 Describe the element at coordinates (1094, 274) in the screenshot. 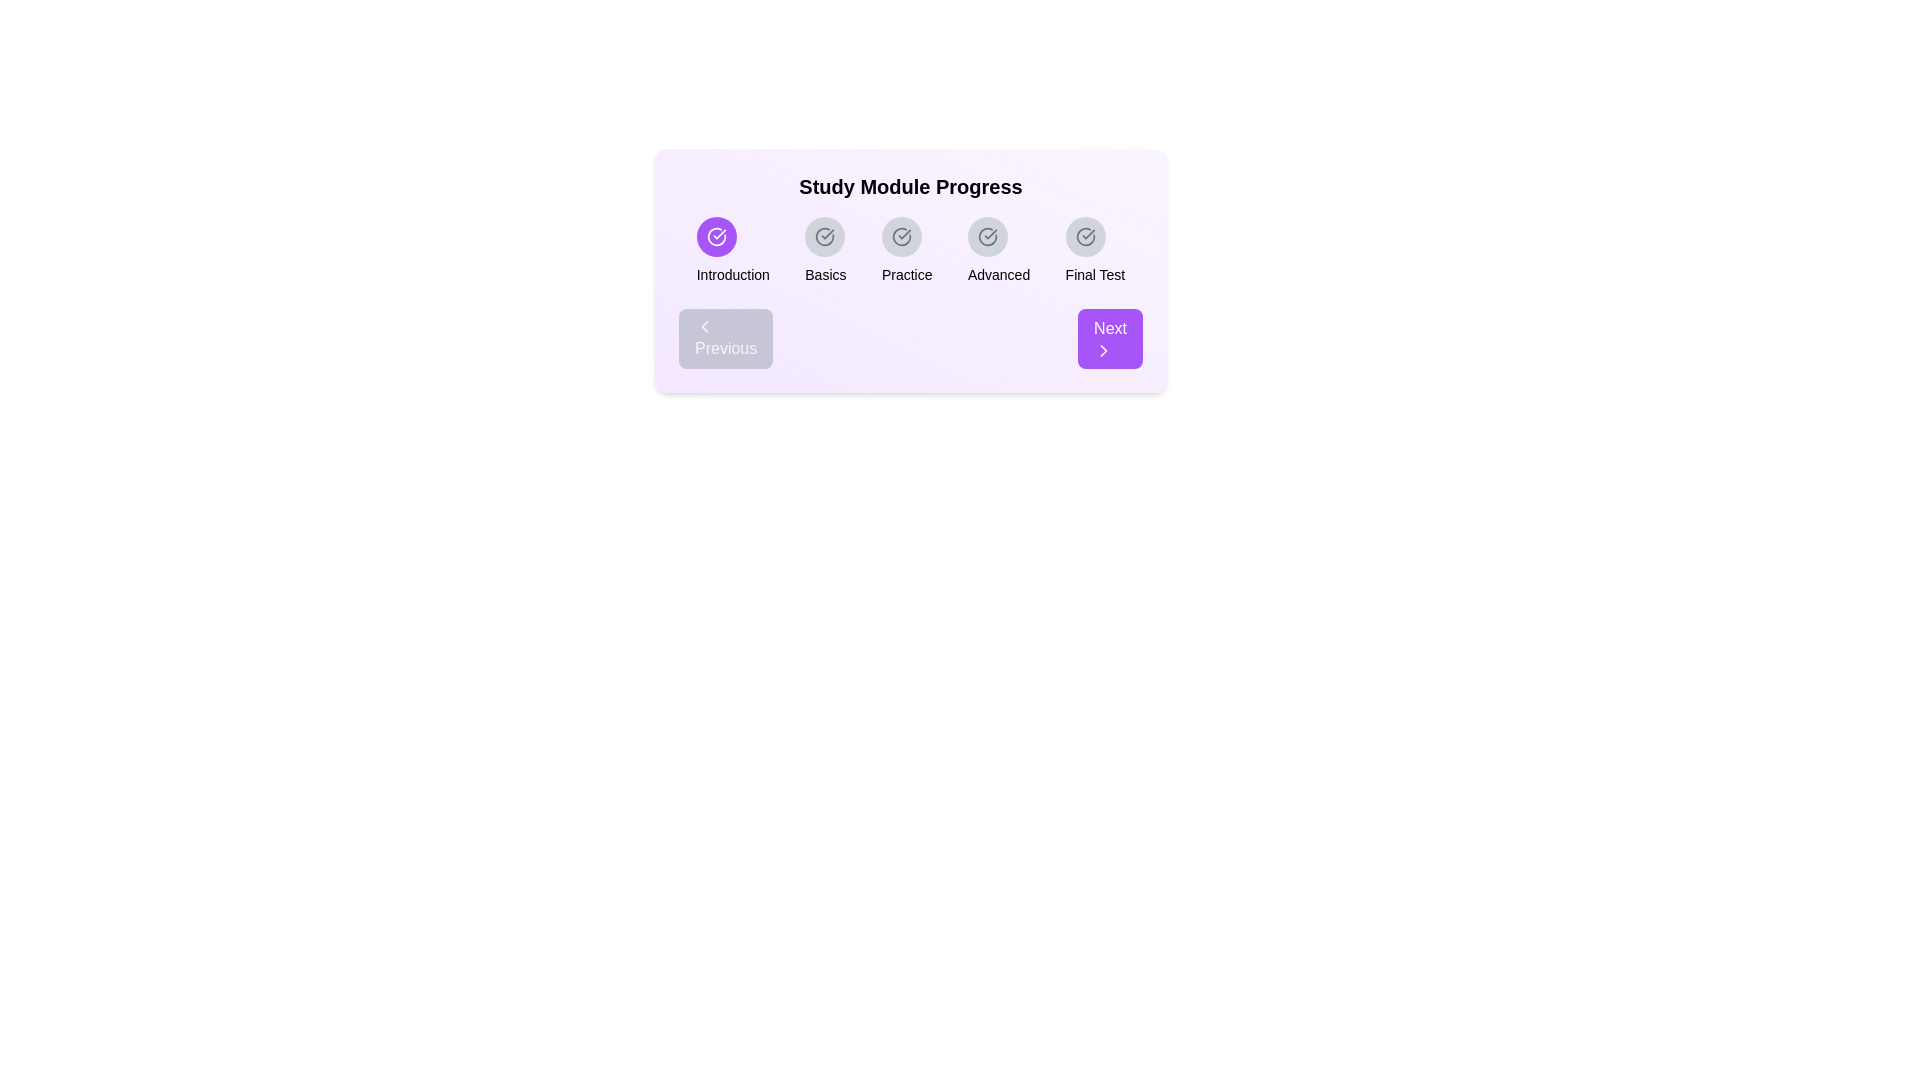

I see `the static text label 'Final Test', which indicates the final stage in the study module progress tracker, located near the top right corner under the circular icon` at that location.